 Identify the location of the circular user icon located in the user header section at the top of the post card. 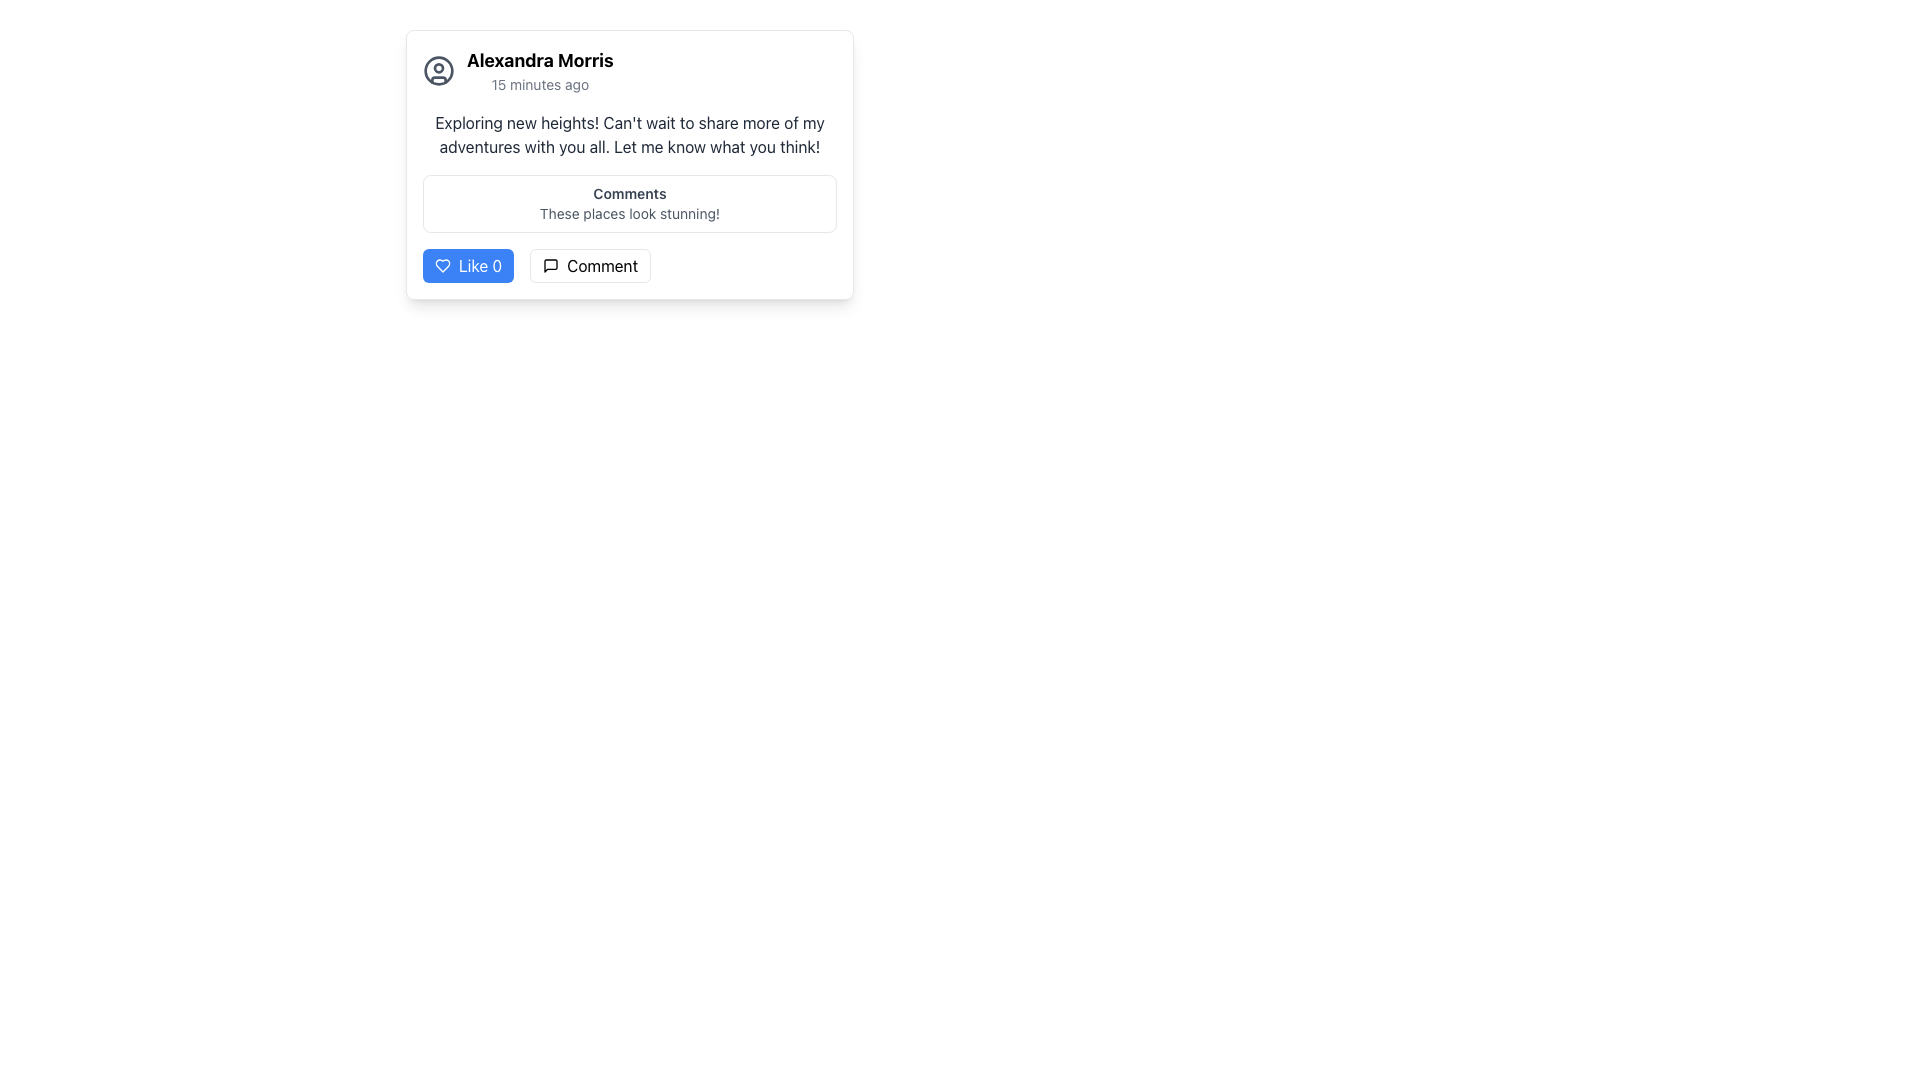
(437, 69).